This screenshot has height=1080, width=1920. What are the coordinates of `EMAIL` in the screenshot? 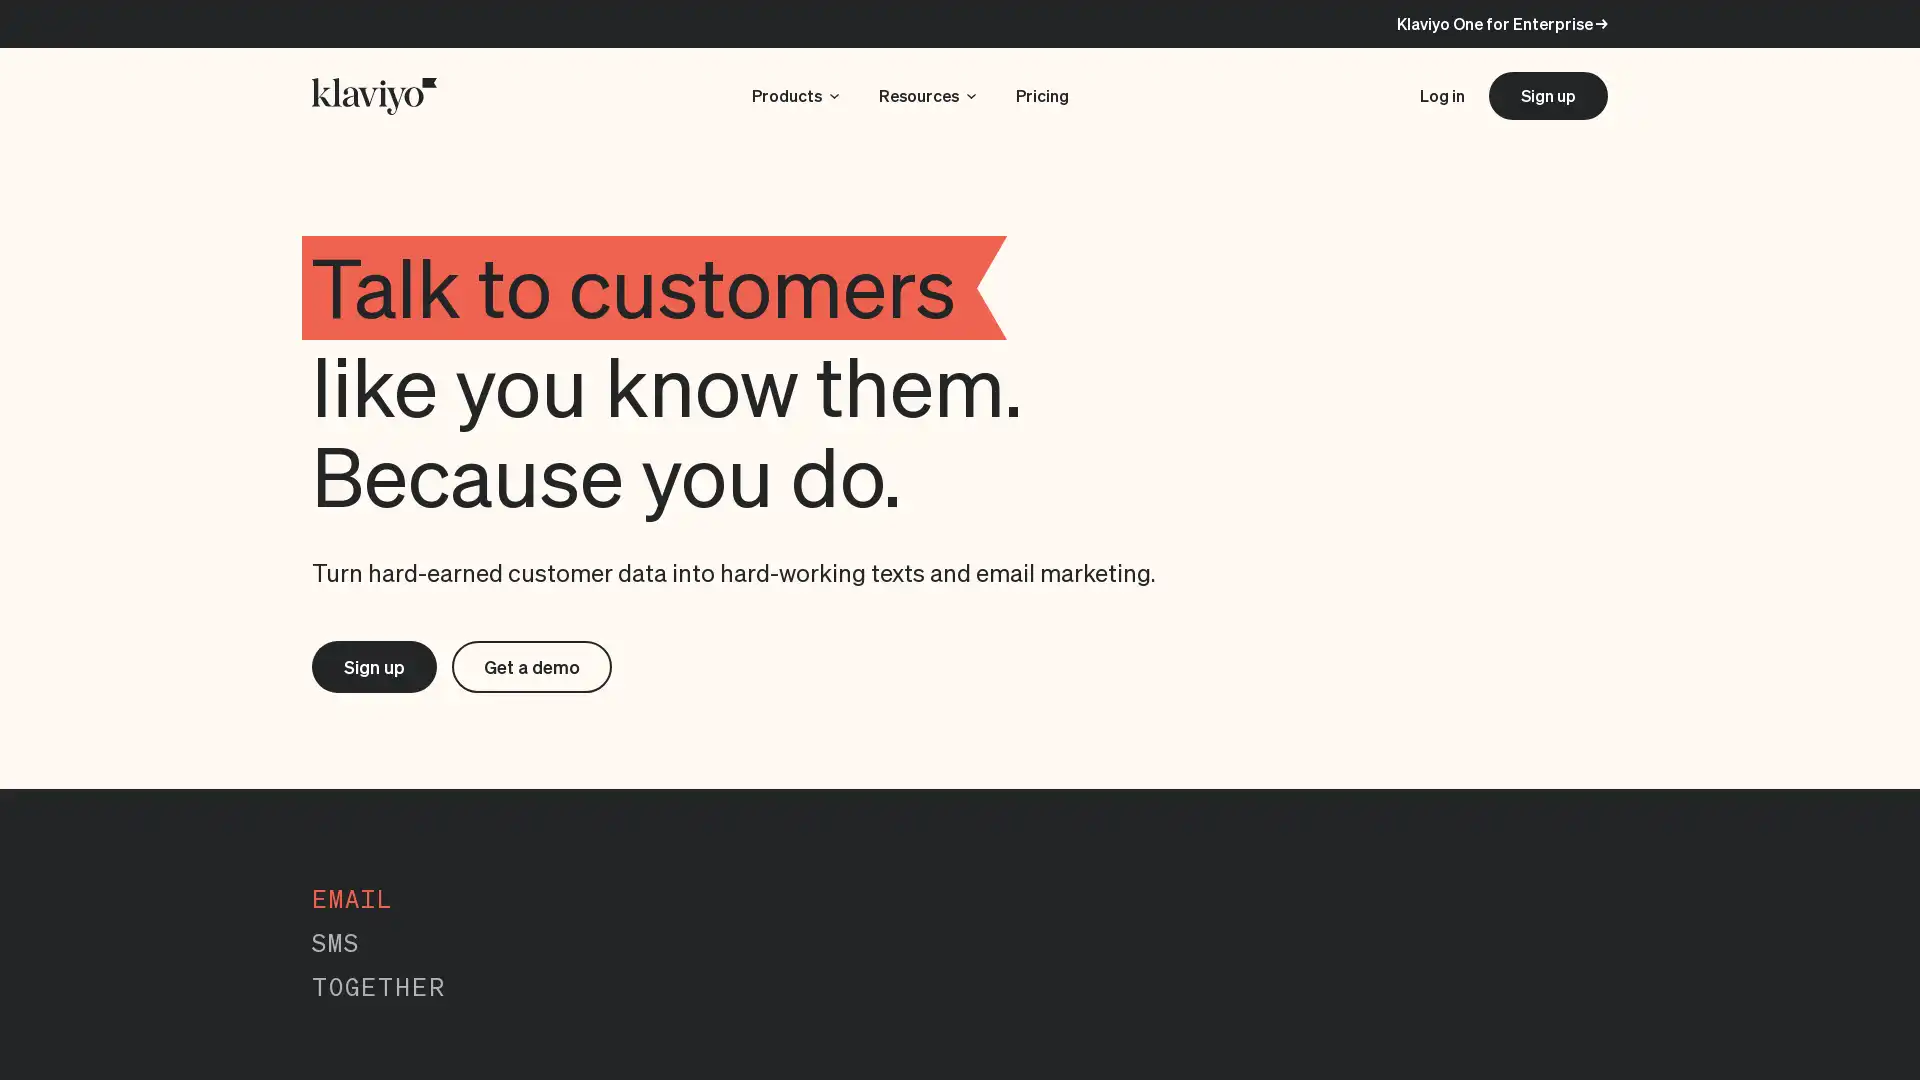 It's located at (352, 902).